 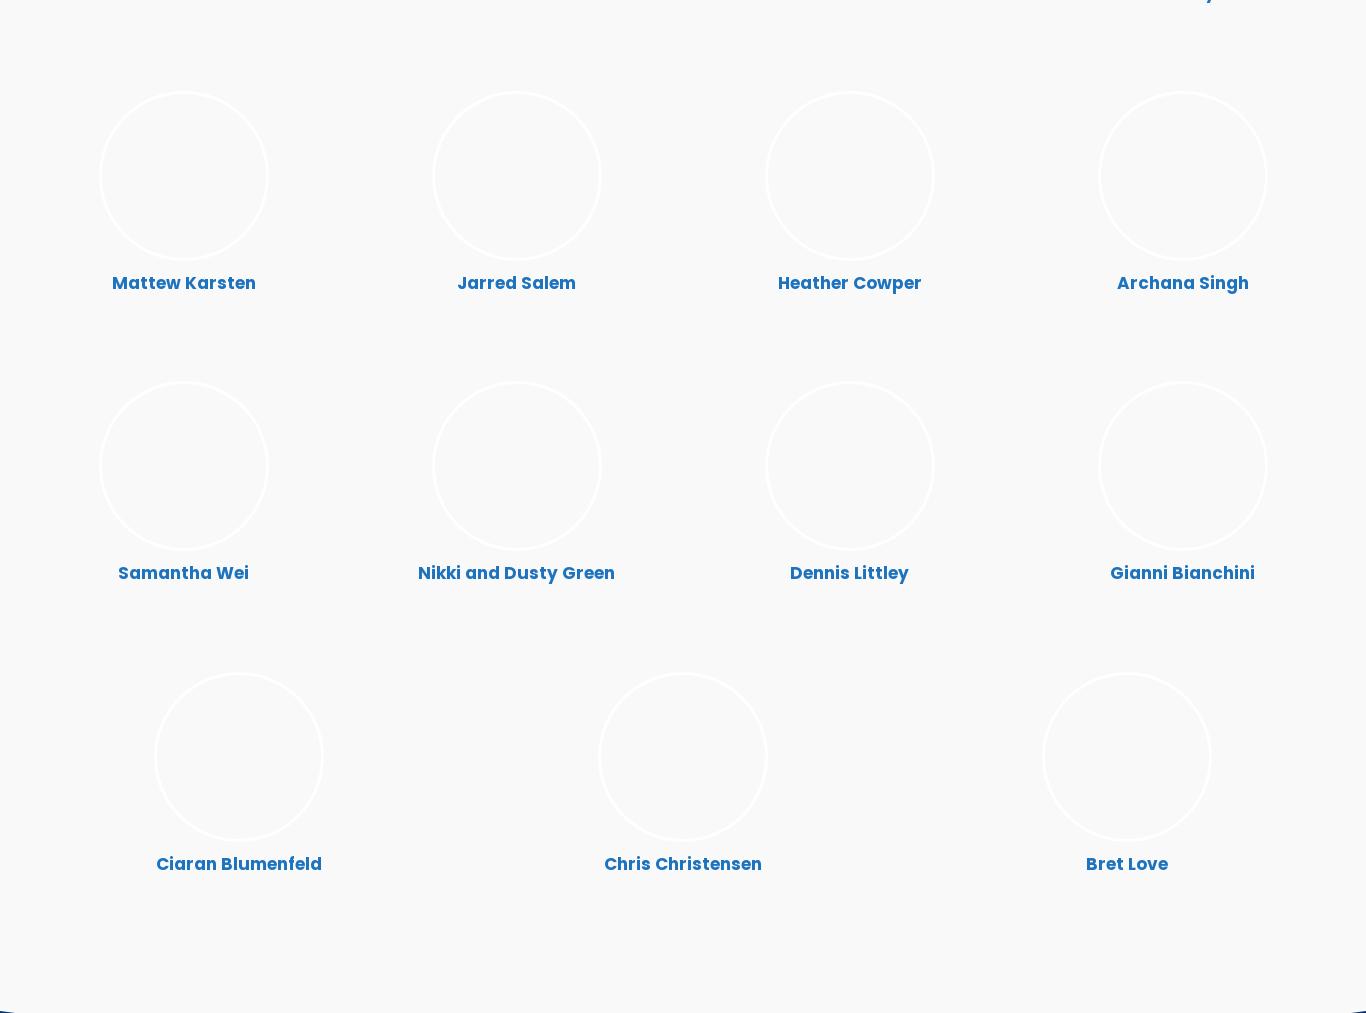 I want to click on 'Samantha Wei', so click(x=117, y=572).